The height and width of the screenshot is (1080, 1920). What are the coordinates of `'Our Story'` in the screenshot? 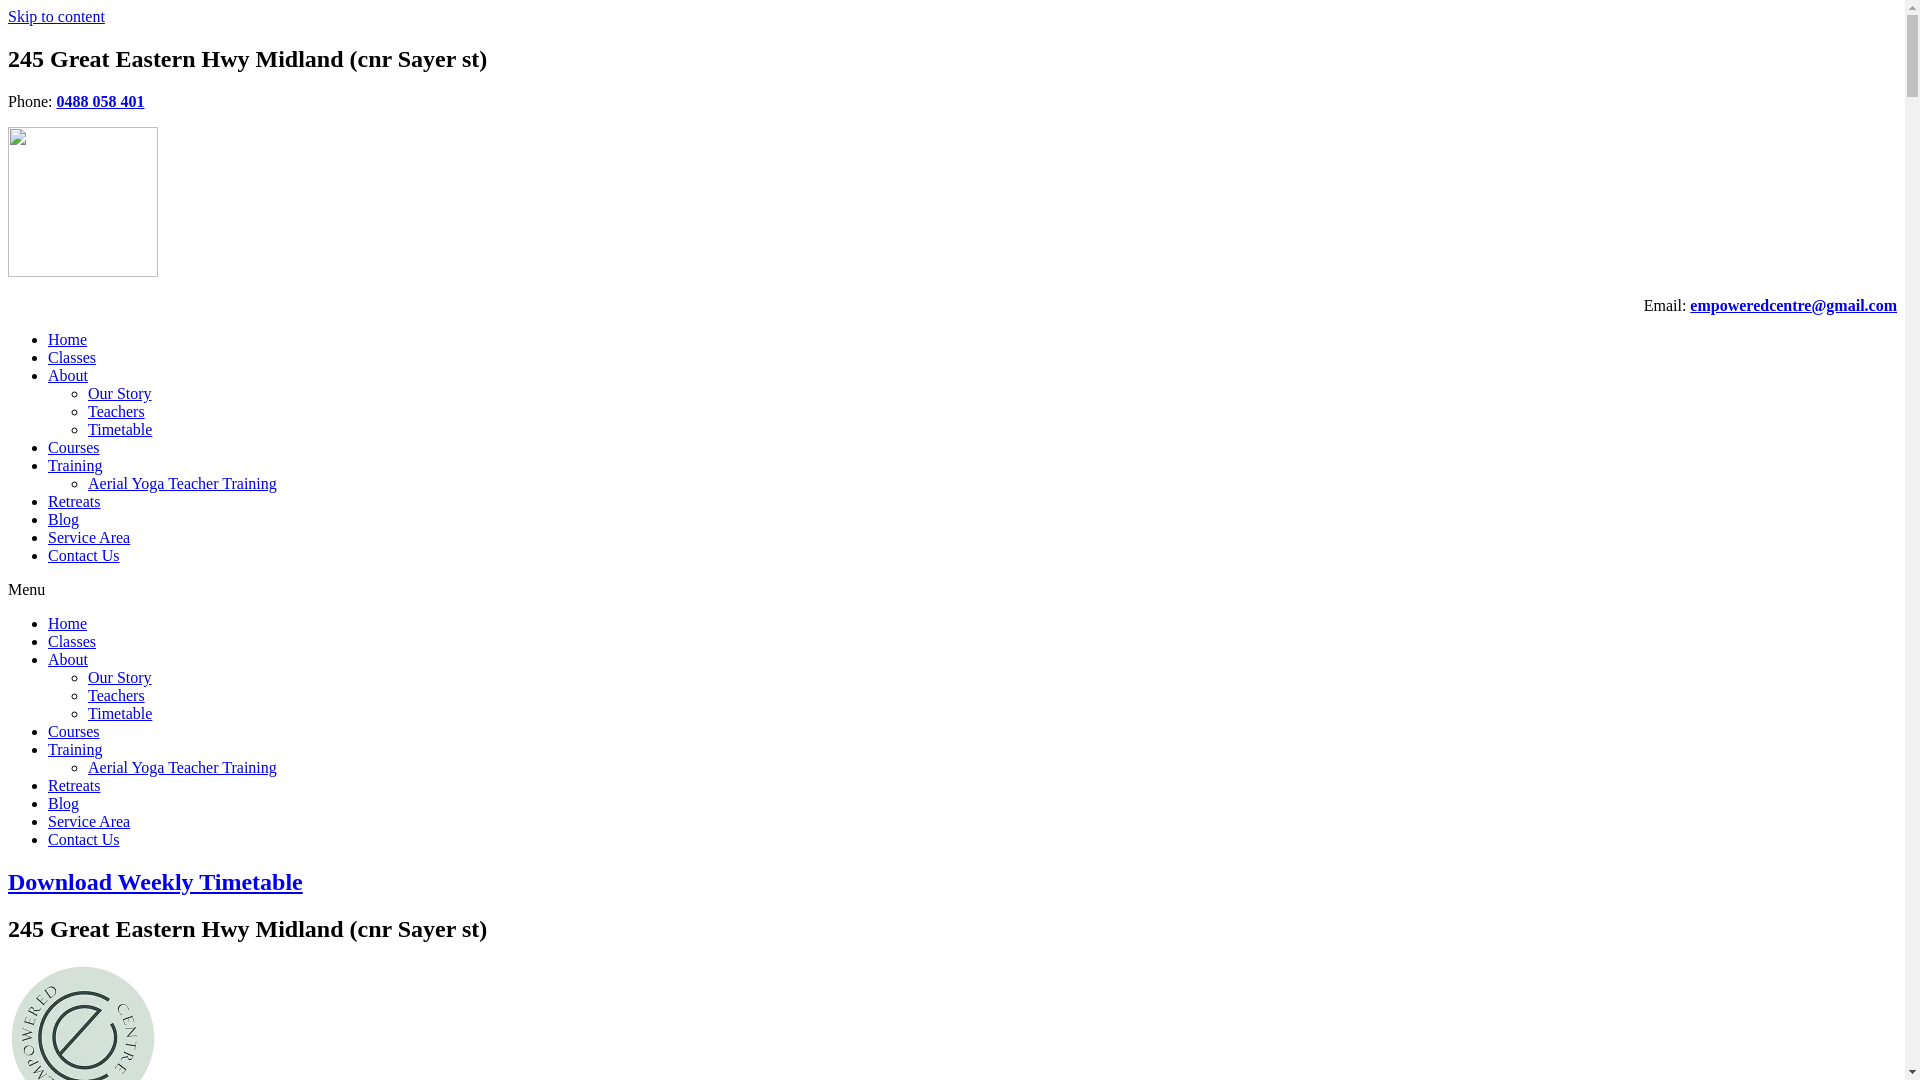 It's located at (119, 393).